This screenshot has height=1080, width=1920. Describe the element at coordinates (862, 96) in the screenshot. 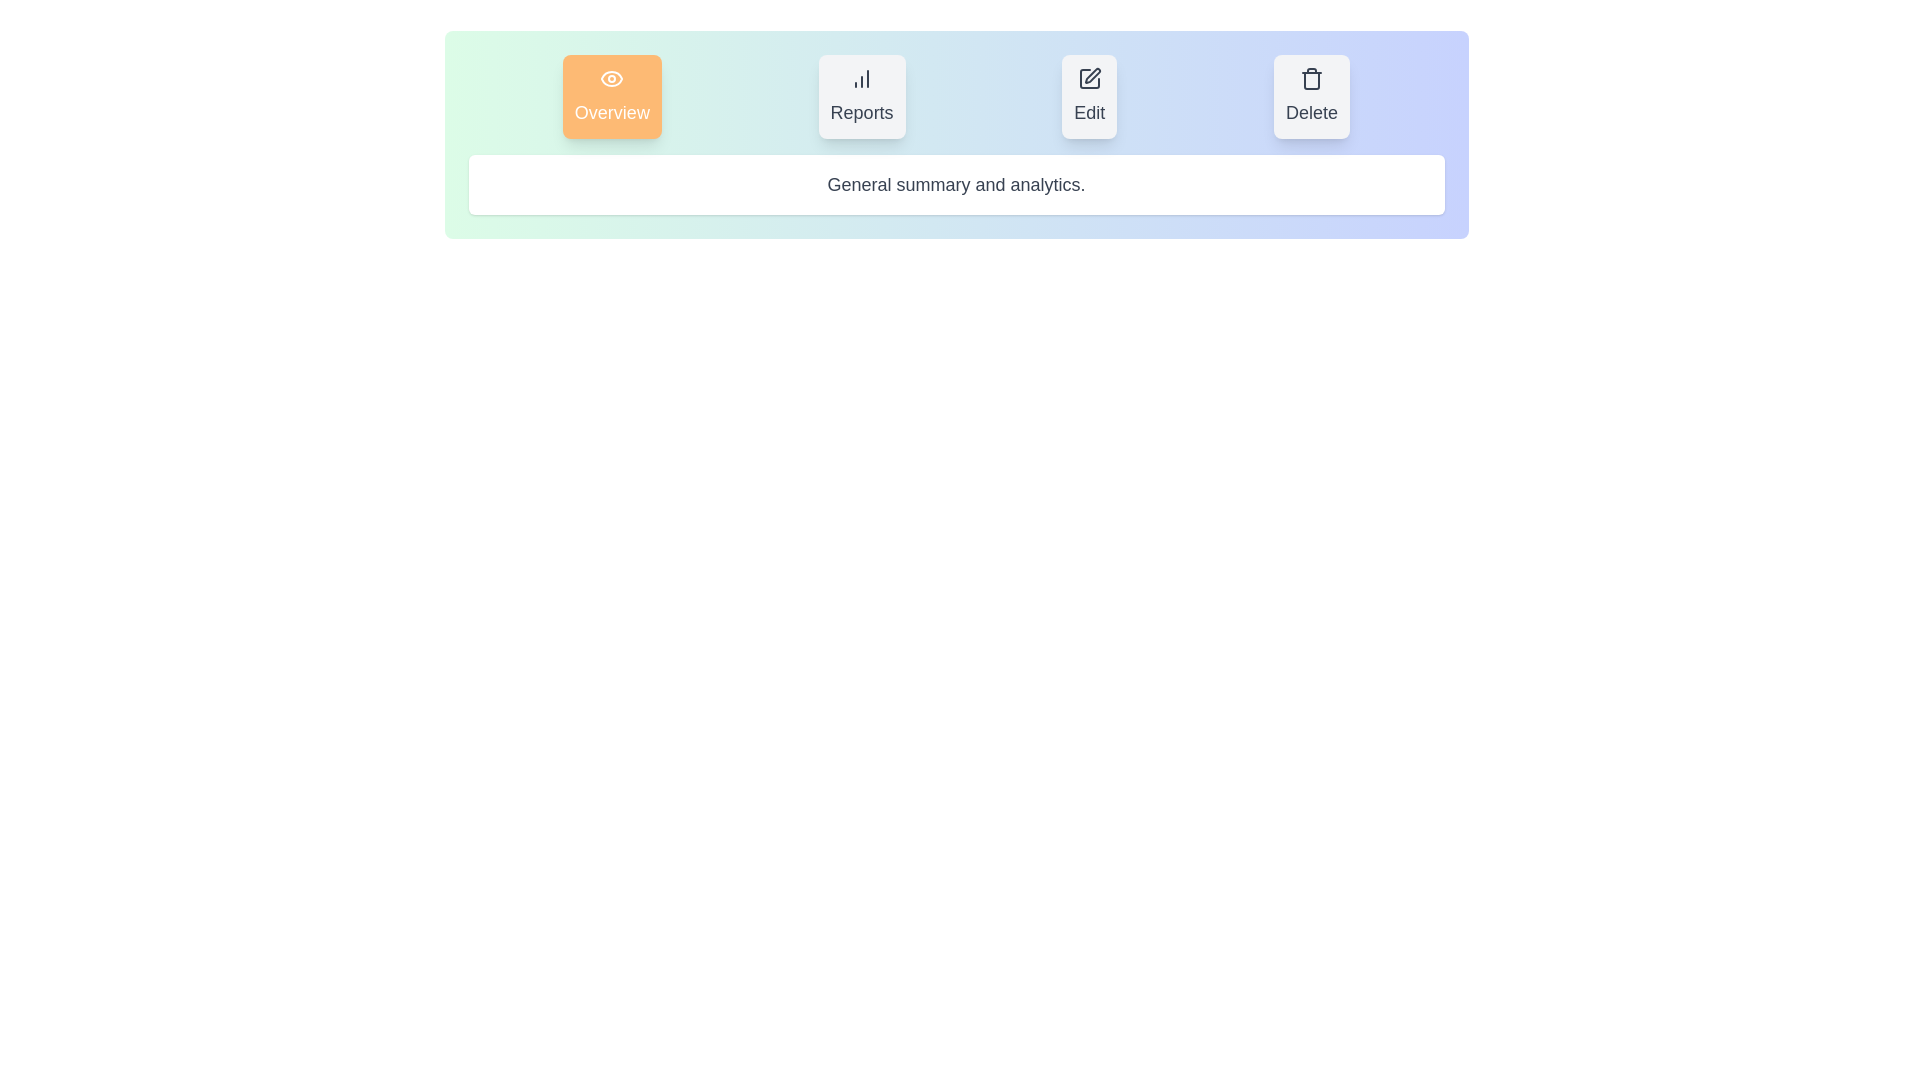

I see `the button labeled Reports to observe its hover effect` at that location.